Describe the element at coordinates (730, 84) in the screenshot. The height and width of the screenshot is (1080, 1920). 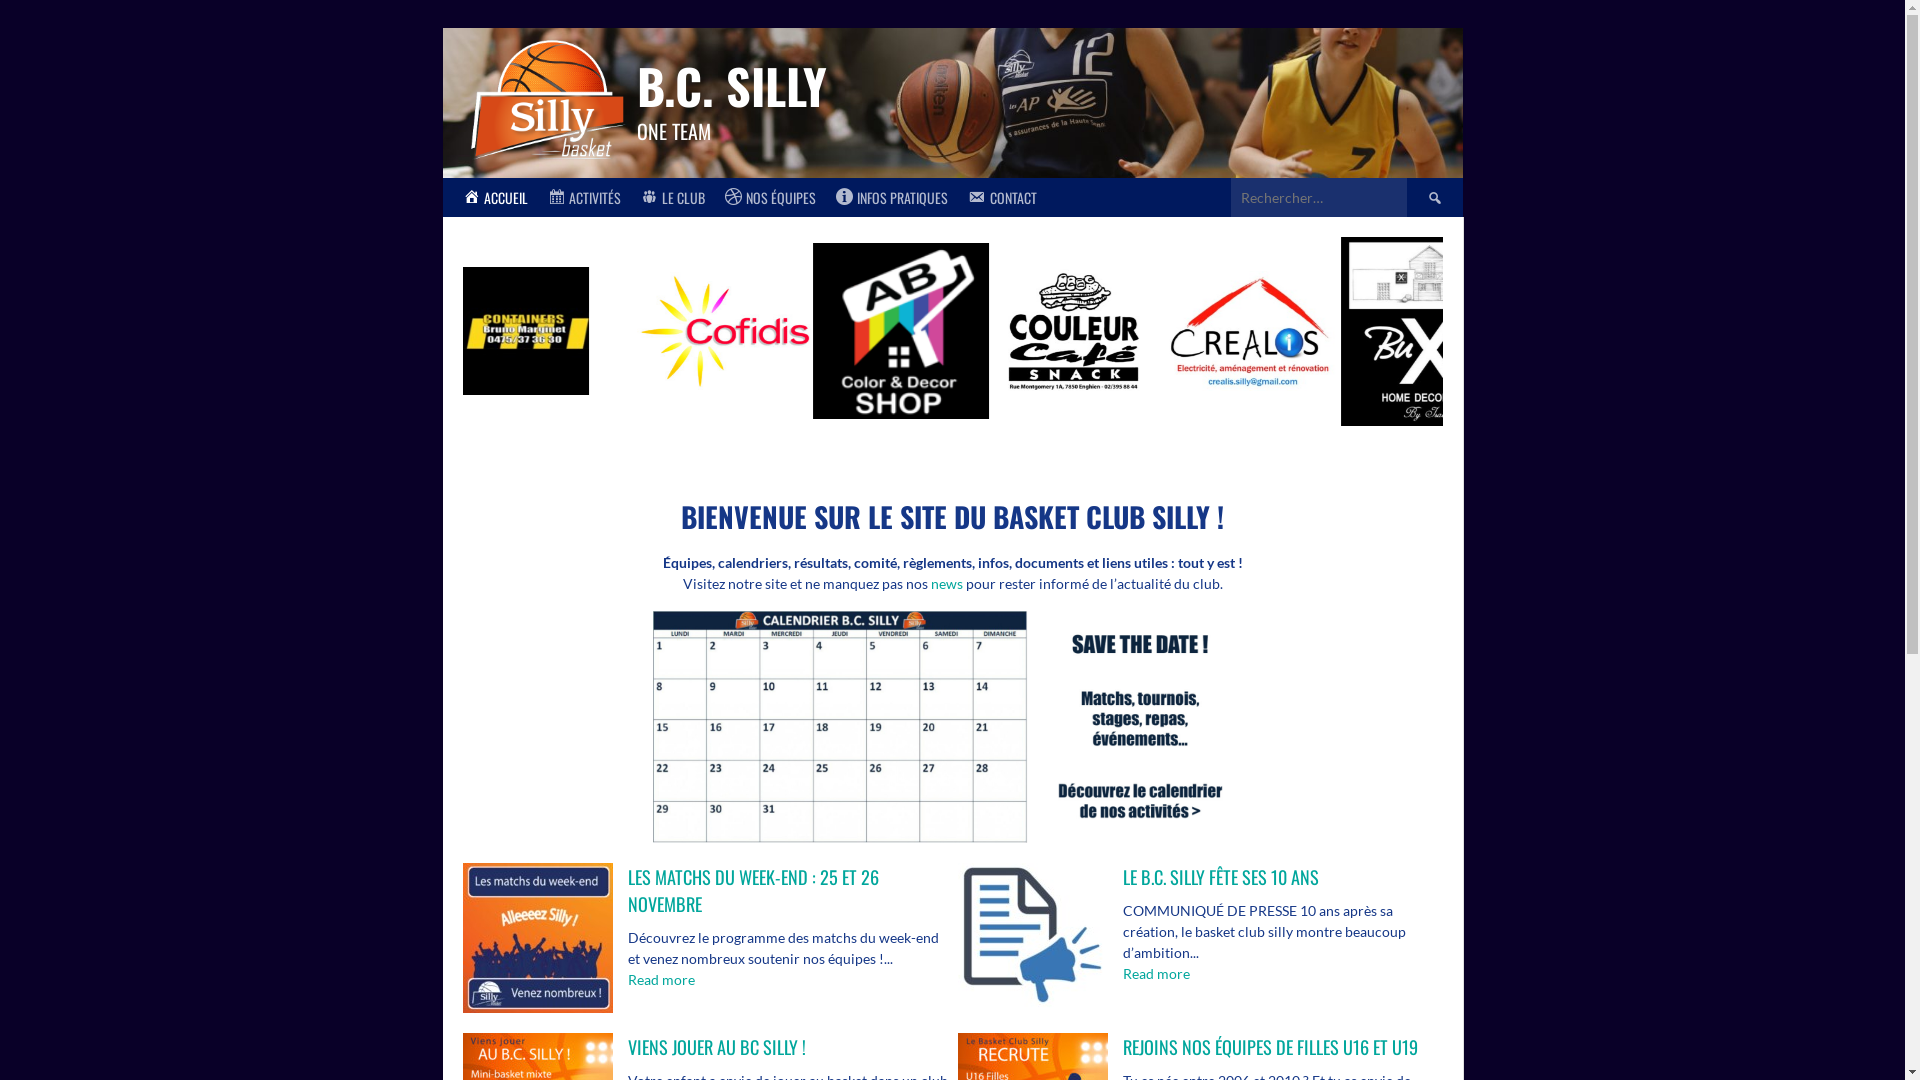
I see `'B.C. SILLY'` at that location.